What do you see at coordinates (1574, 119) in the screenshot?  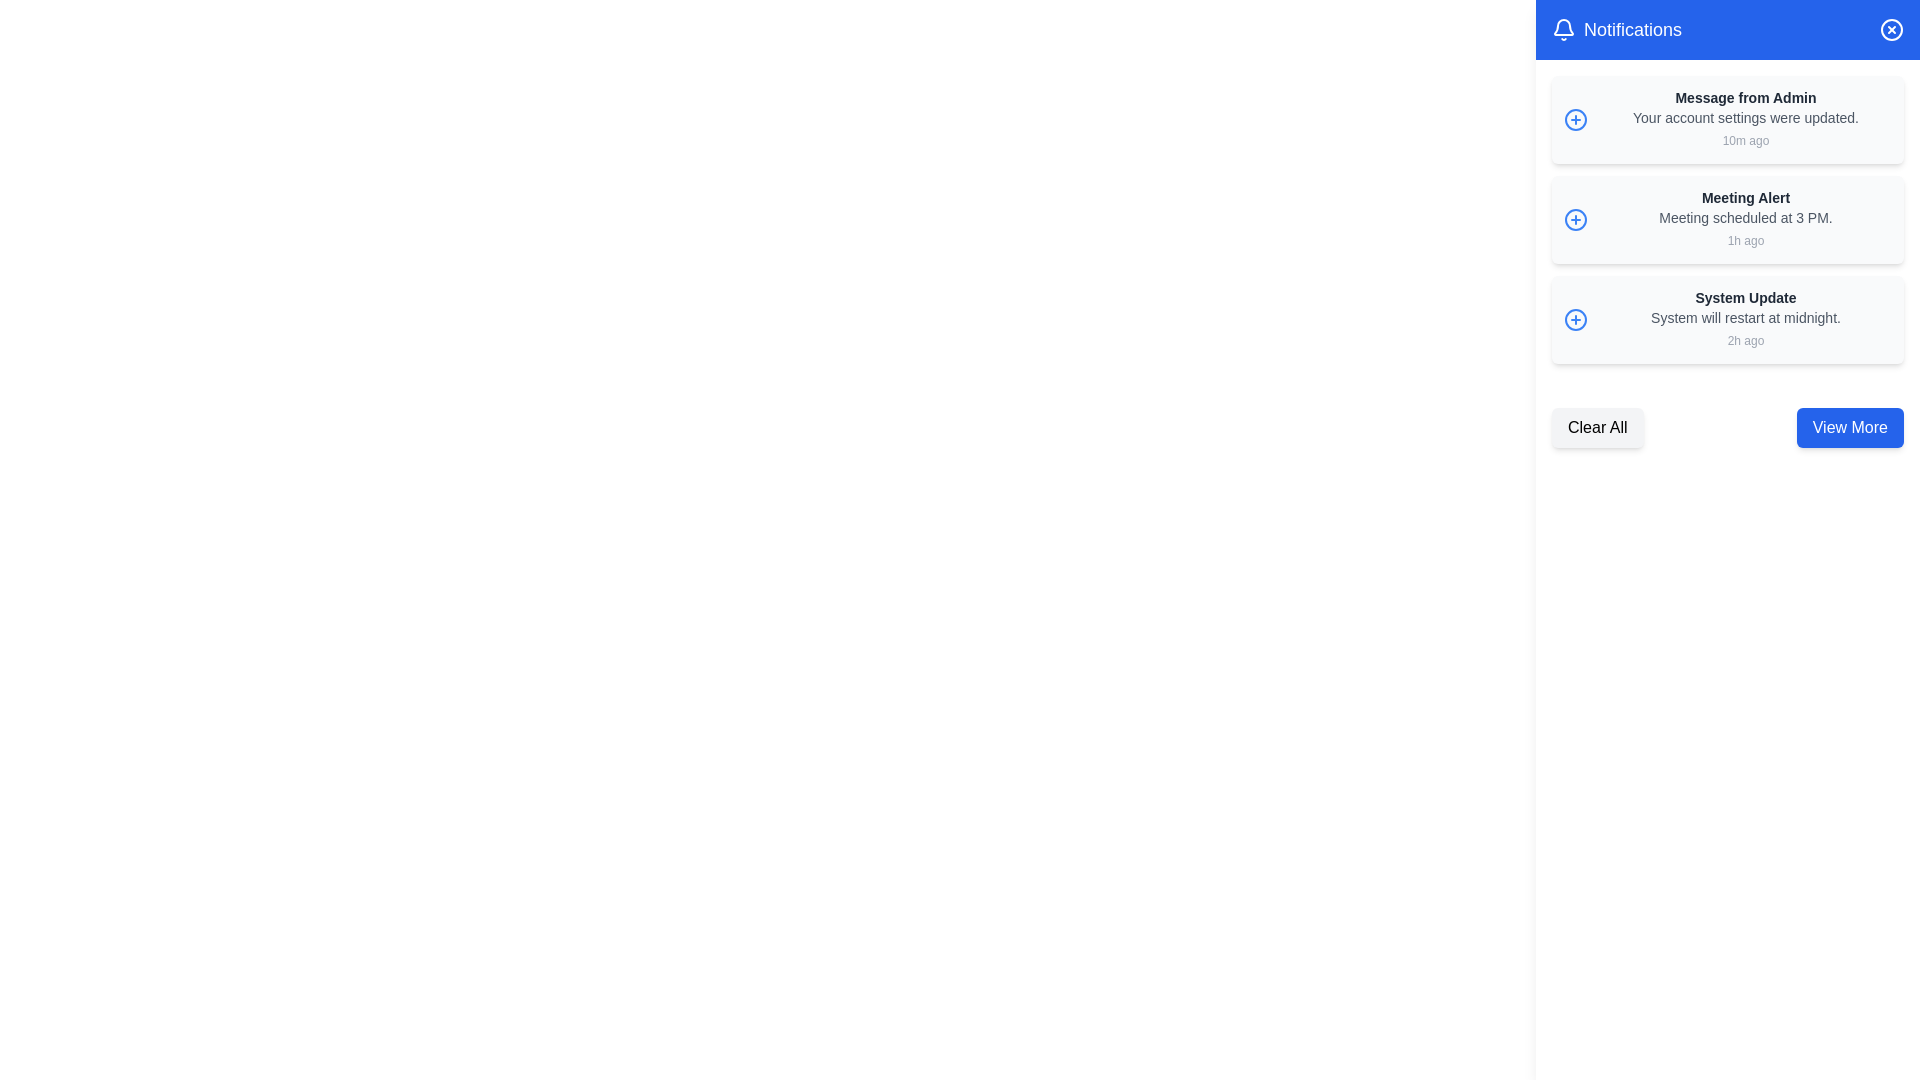 I see `the circular part of the notification icon in the first entry titled 'Message from Admin'` at bounding box center [1574, 119].